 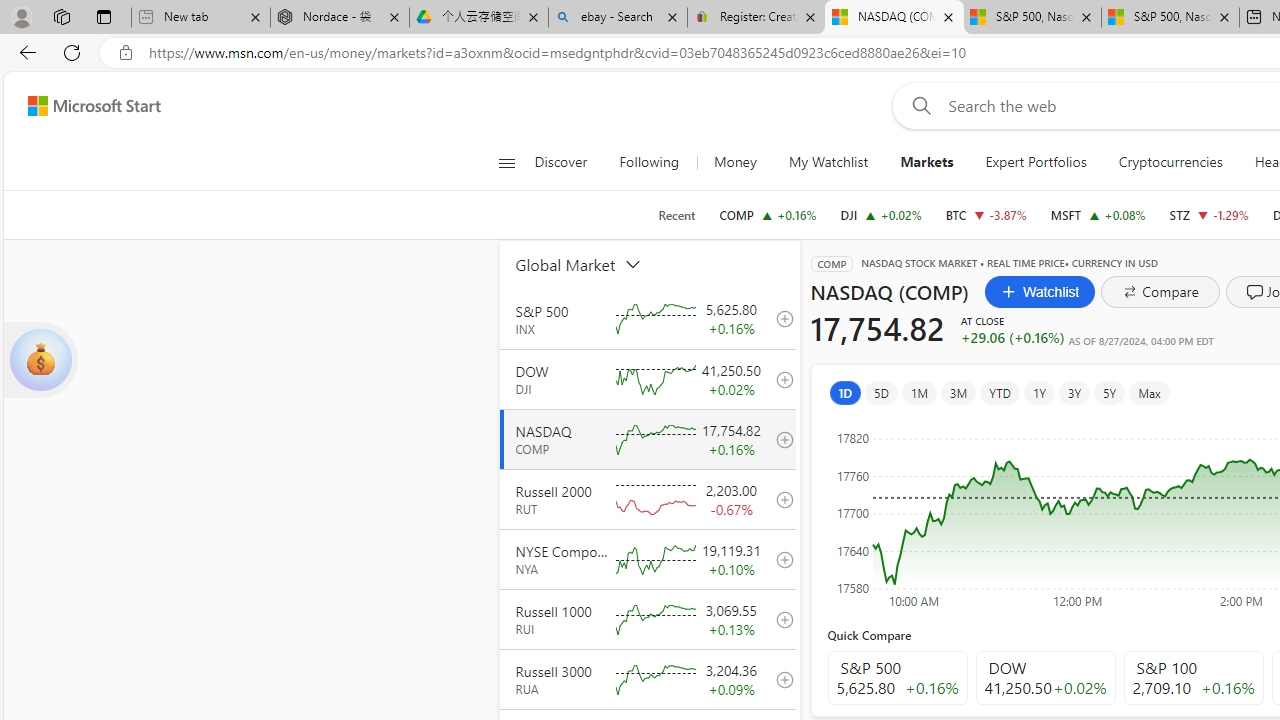 What do you see at coordinates (677, 215) in the screenshot?
I see `'Recent'` at bounding box center [677, 215].